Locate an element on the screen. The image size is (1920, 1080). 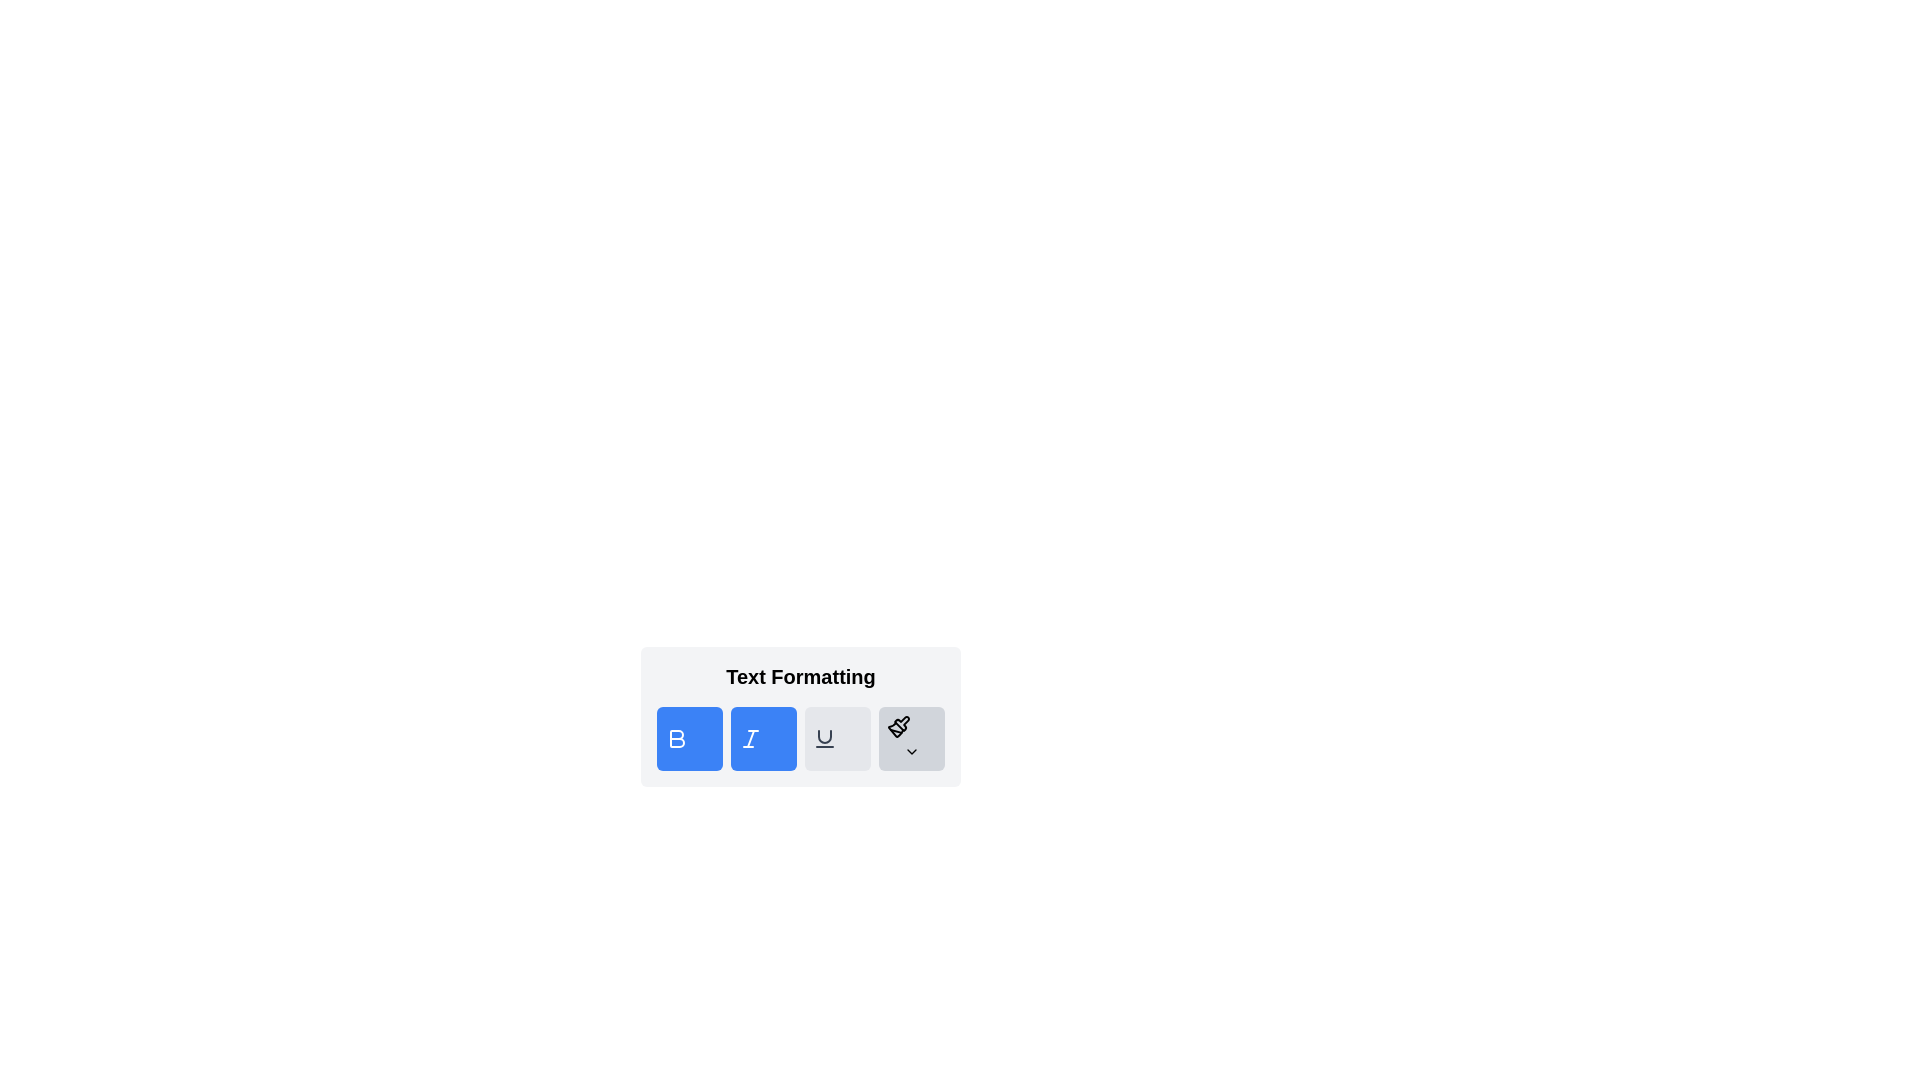
the bold format button with a centered 'B' character in a solid blue background, located in the bottom-left side of the formatting toolbar is located at coordinates (676, 739).